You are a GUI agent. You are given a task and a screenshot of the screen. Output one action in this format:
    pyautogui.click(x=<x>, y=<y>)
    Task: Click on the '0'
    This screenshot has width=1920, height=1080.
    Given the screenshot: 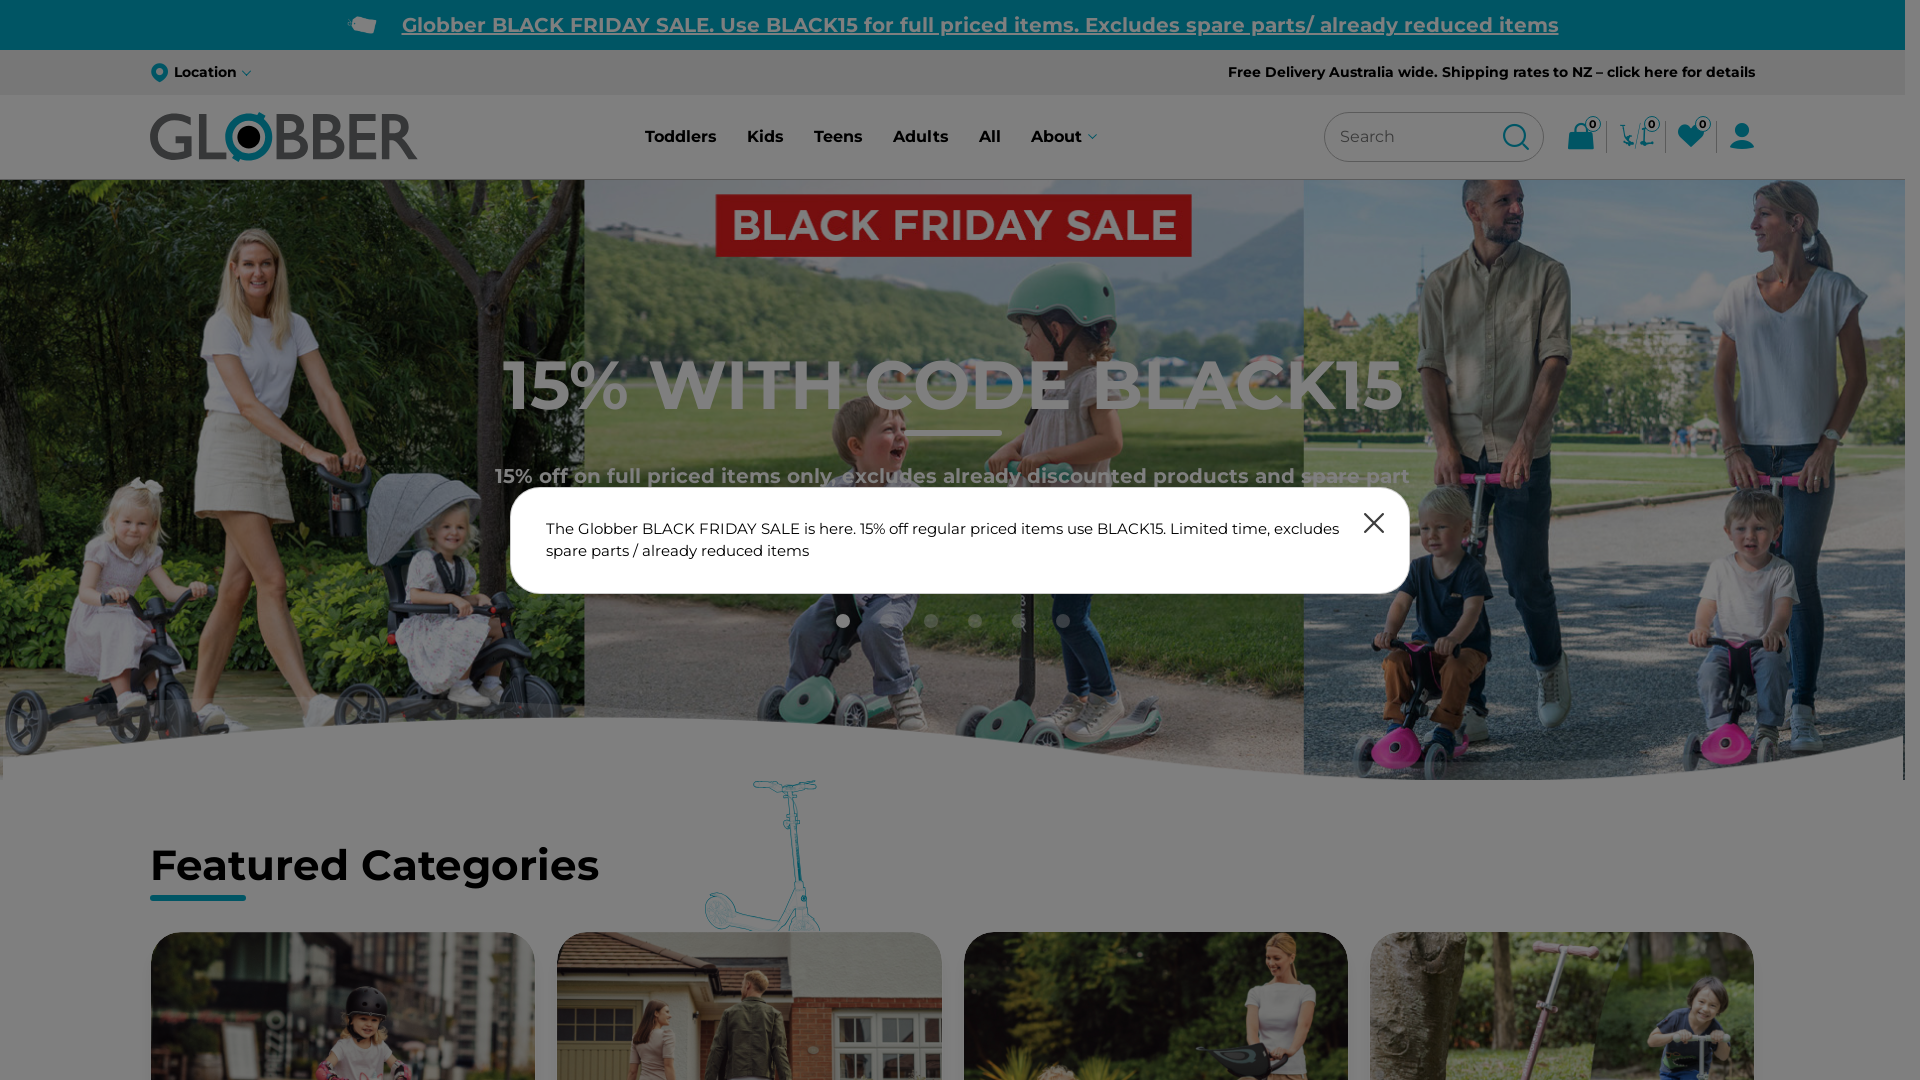 What is the action you would take?
    pyautogui.click(x=1636, y=136)
    